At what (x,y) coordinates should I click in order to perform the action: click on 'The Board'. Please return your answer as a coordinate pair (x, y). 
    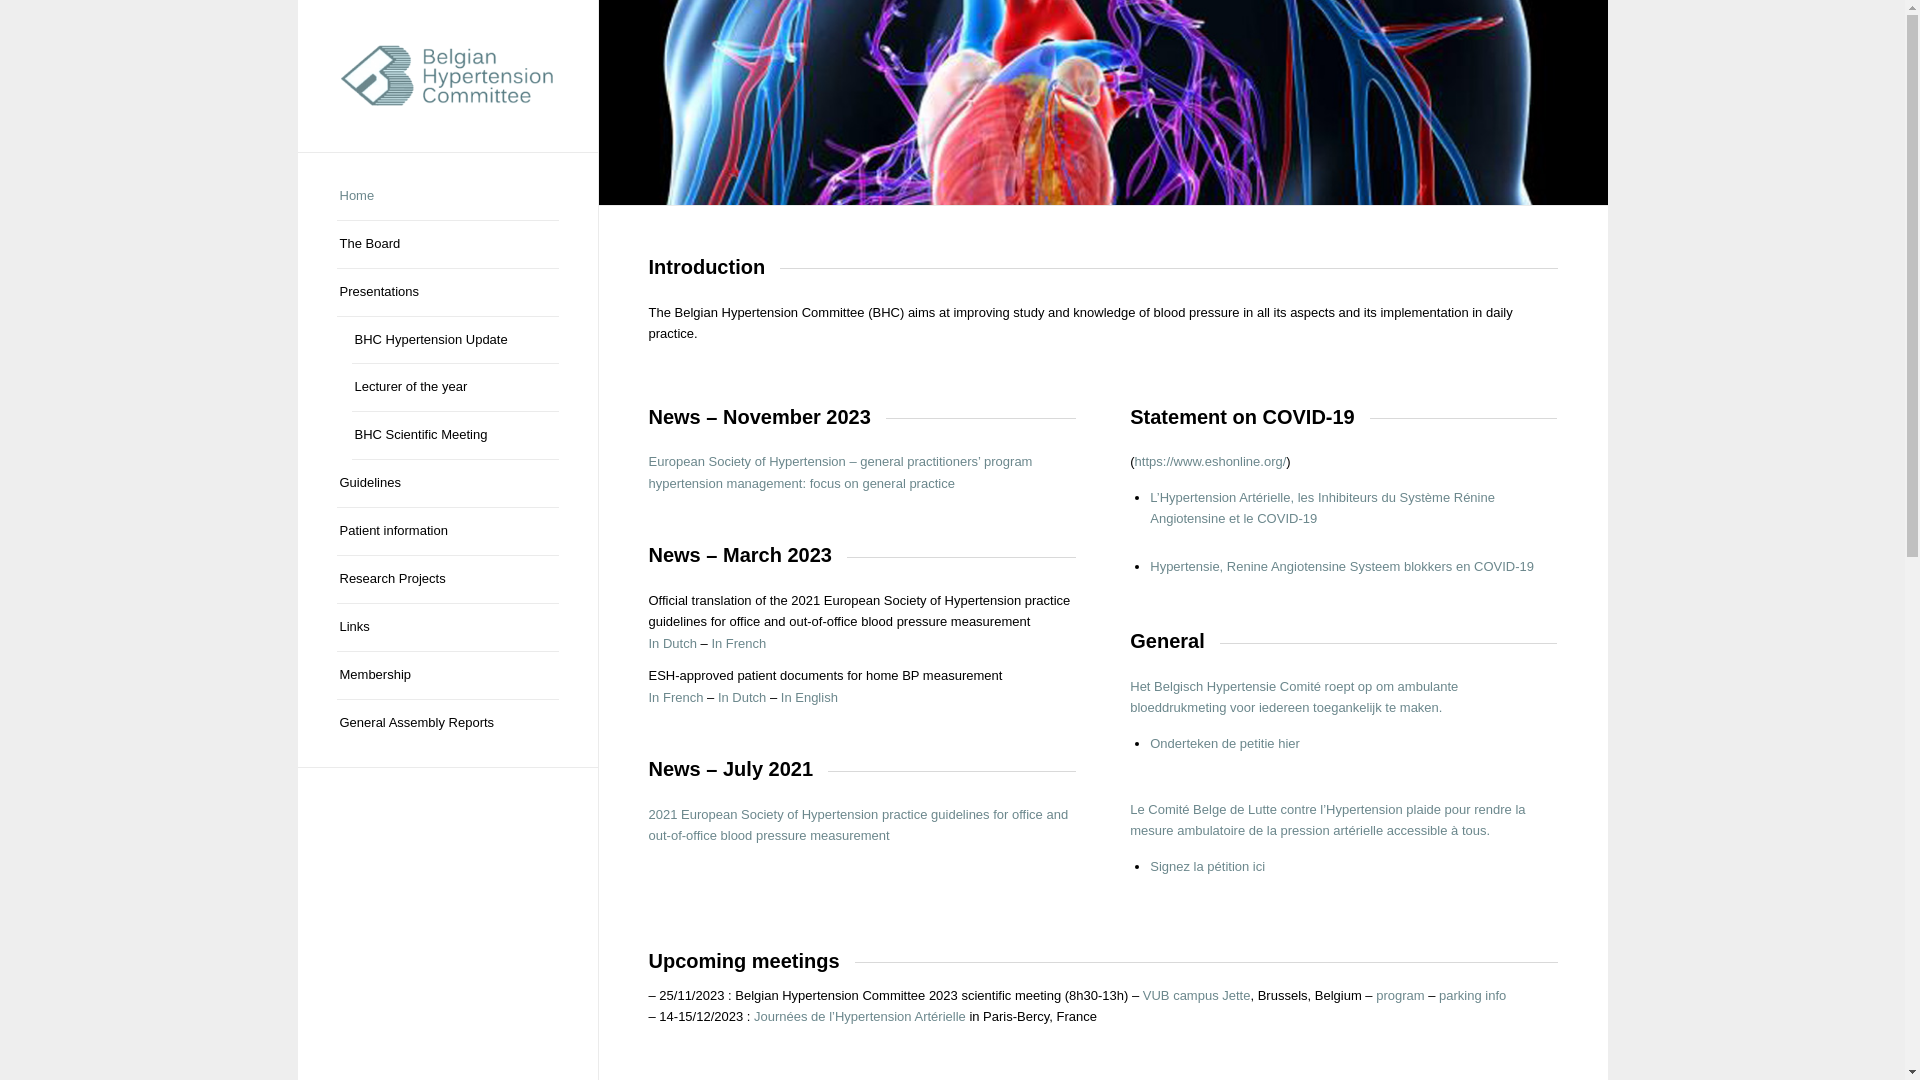
    Looking at the image, I should click on (445, 244).